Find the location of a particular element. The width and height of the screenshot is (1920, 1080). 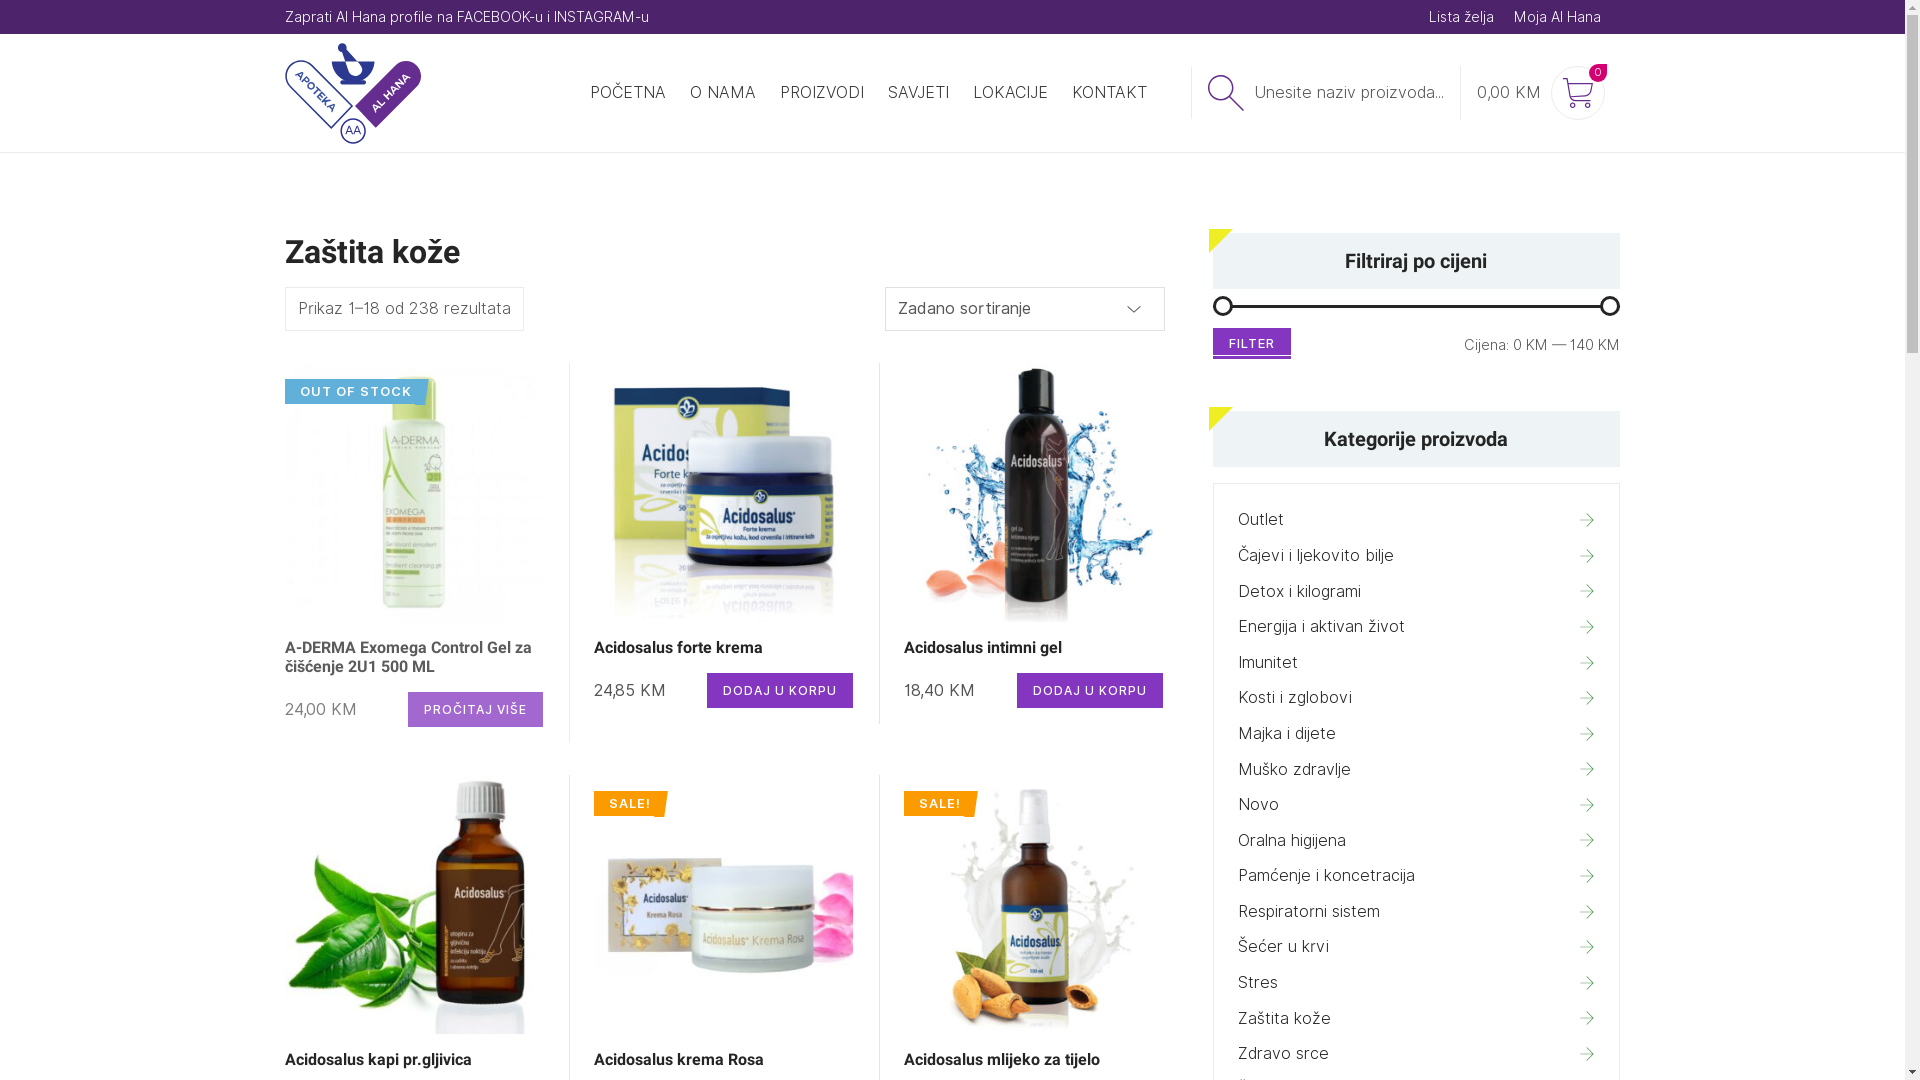

'Majka i dijete' is located at coordinates (1415, 733).